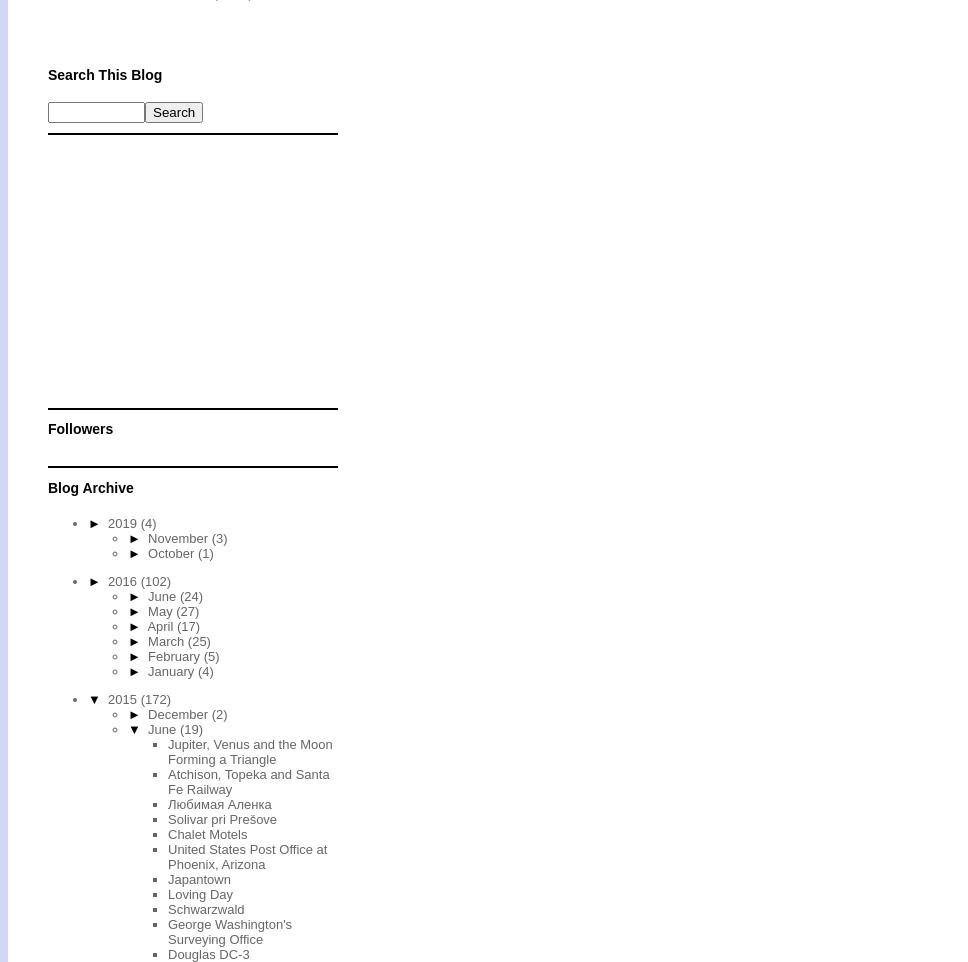 Image resolution: width=968 pixels, height=962 pixels. What do you see at coordinates (179, 712) in the screenshot?
I see `'December'` at bounding box center [179, 712].